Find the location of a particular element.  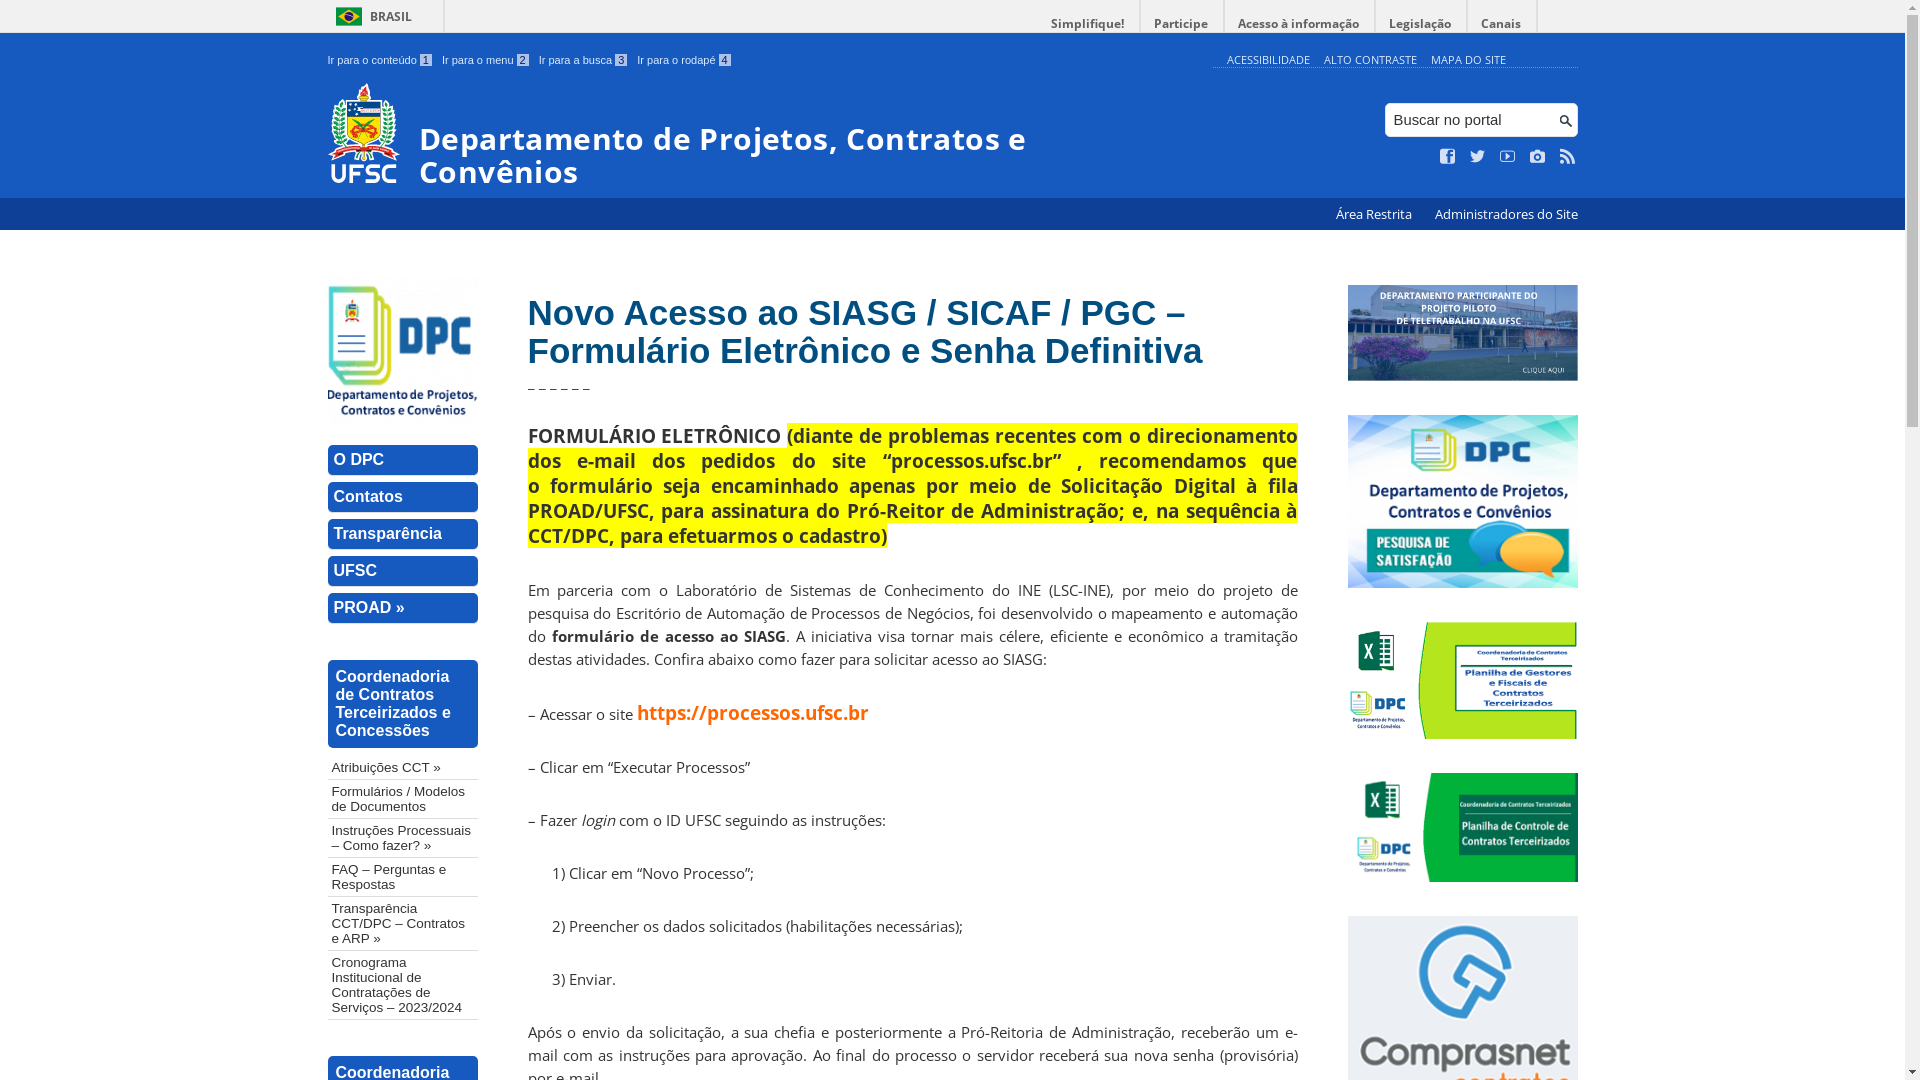

'ALTO CONTRASTE' is located at coordinates (1369, 58).